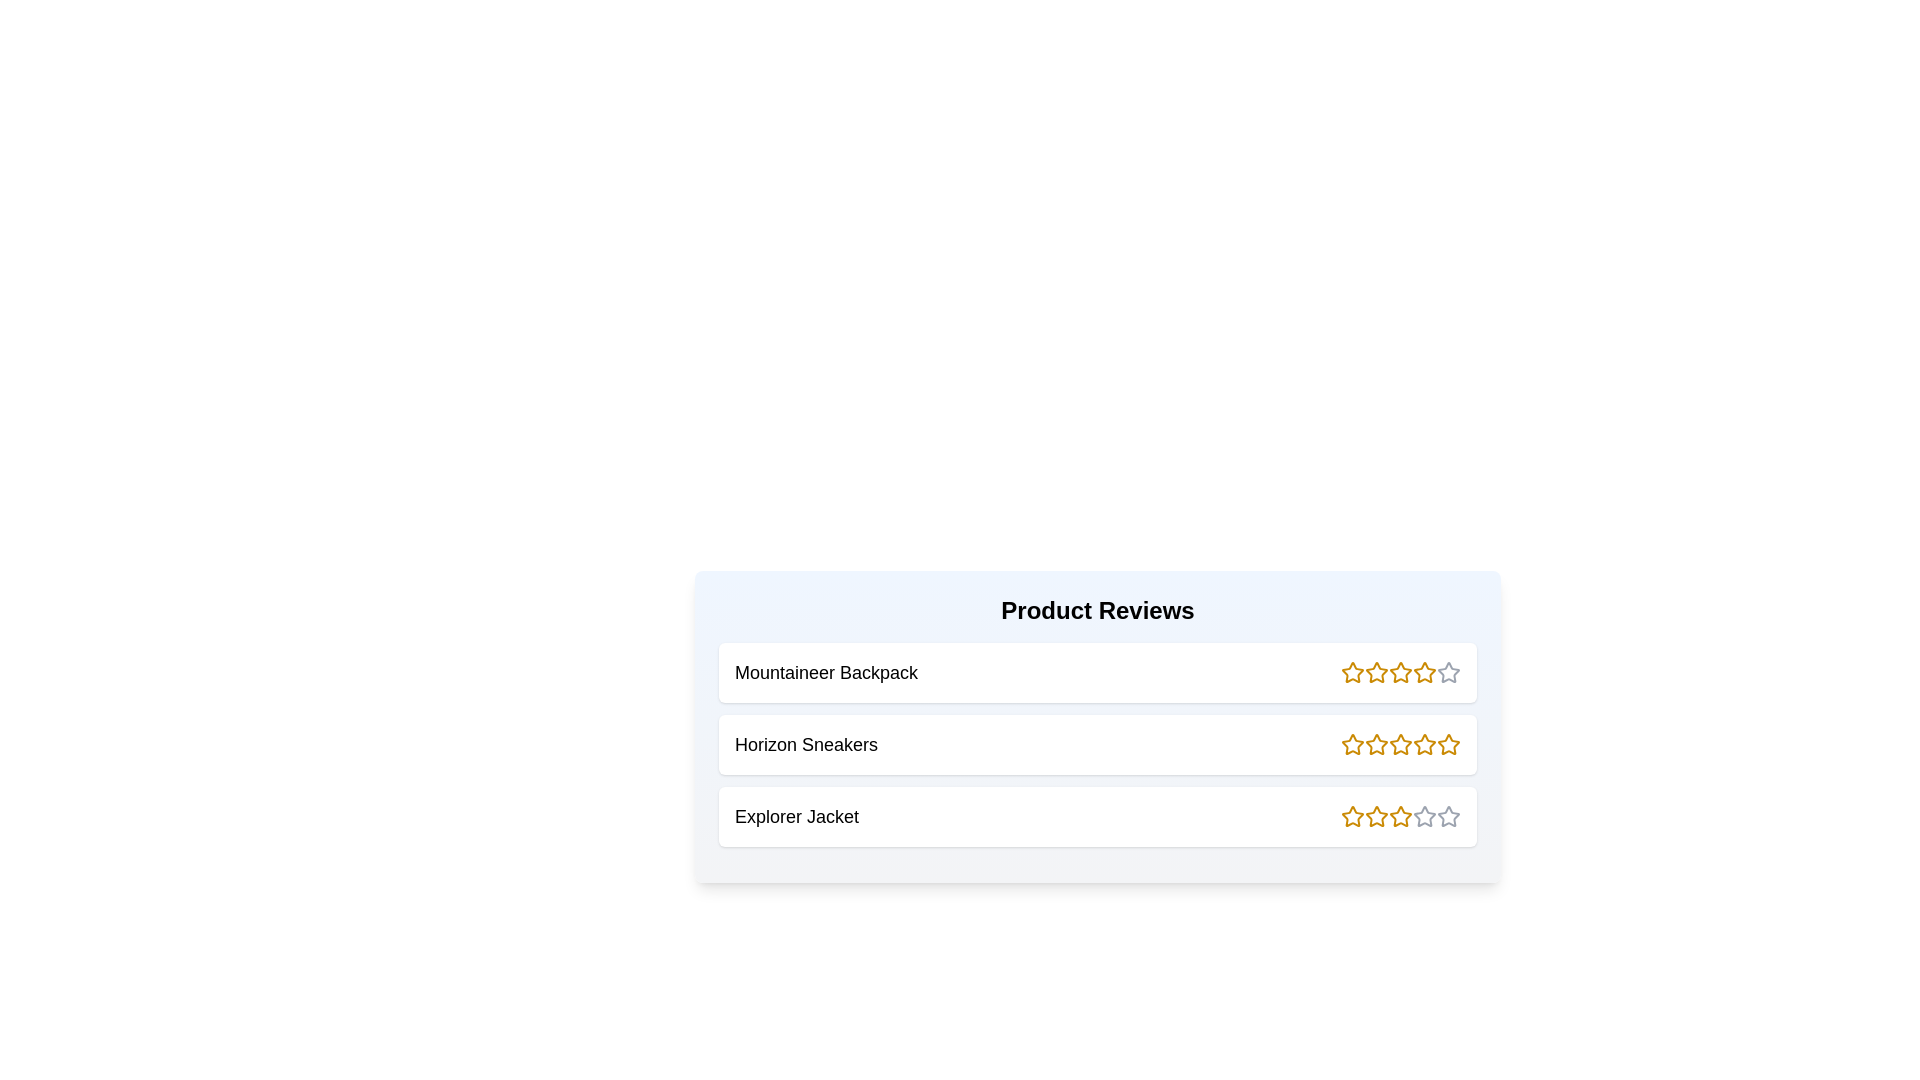 Image resolution: width=1920 pixels, height=1080 pixels. What do you see at coordinates (806, 744) in the screenshot?
I see `the product name Horizon Sneakers` at bounding box center [806, 744].